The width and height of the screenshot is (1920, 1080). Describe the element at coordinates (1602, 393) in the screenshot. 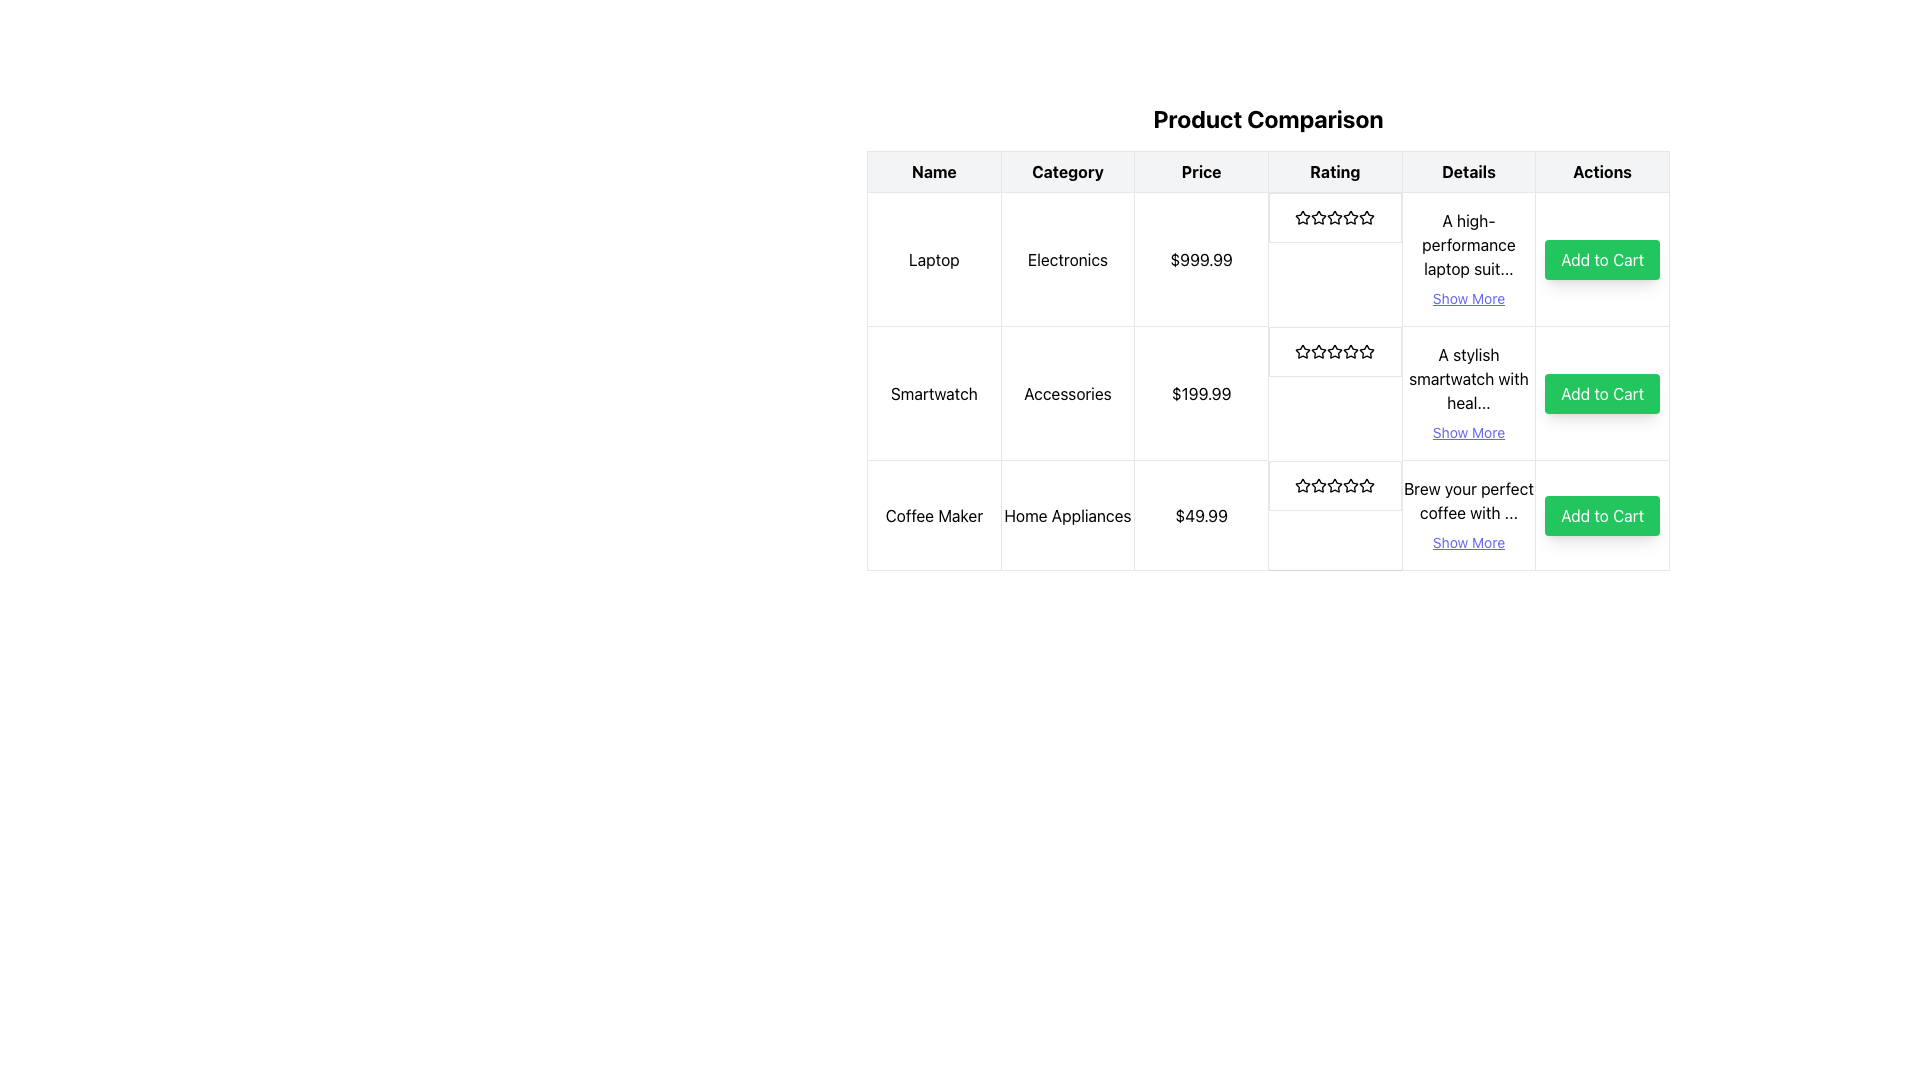

I see `the 'Add Smartwatch to Cart' button located` at that location.